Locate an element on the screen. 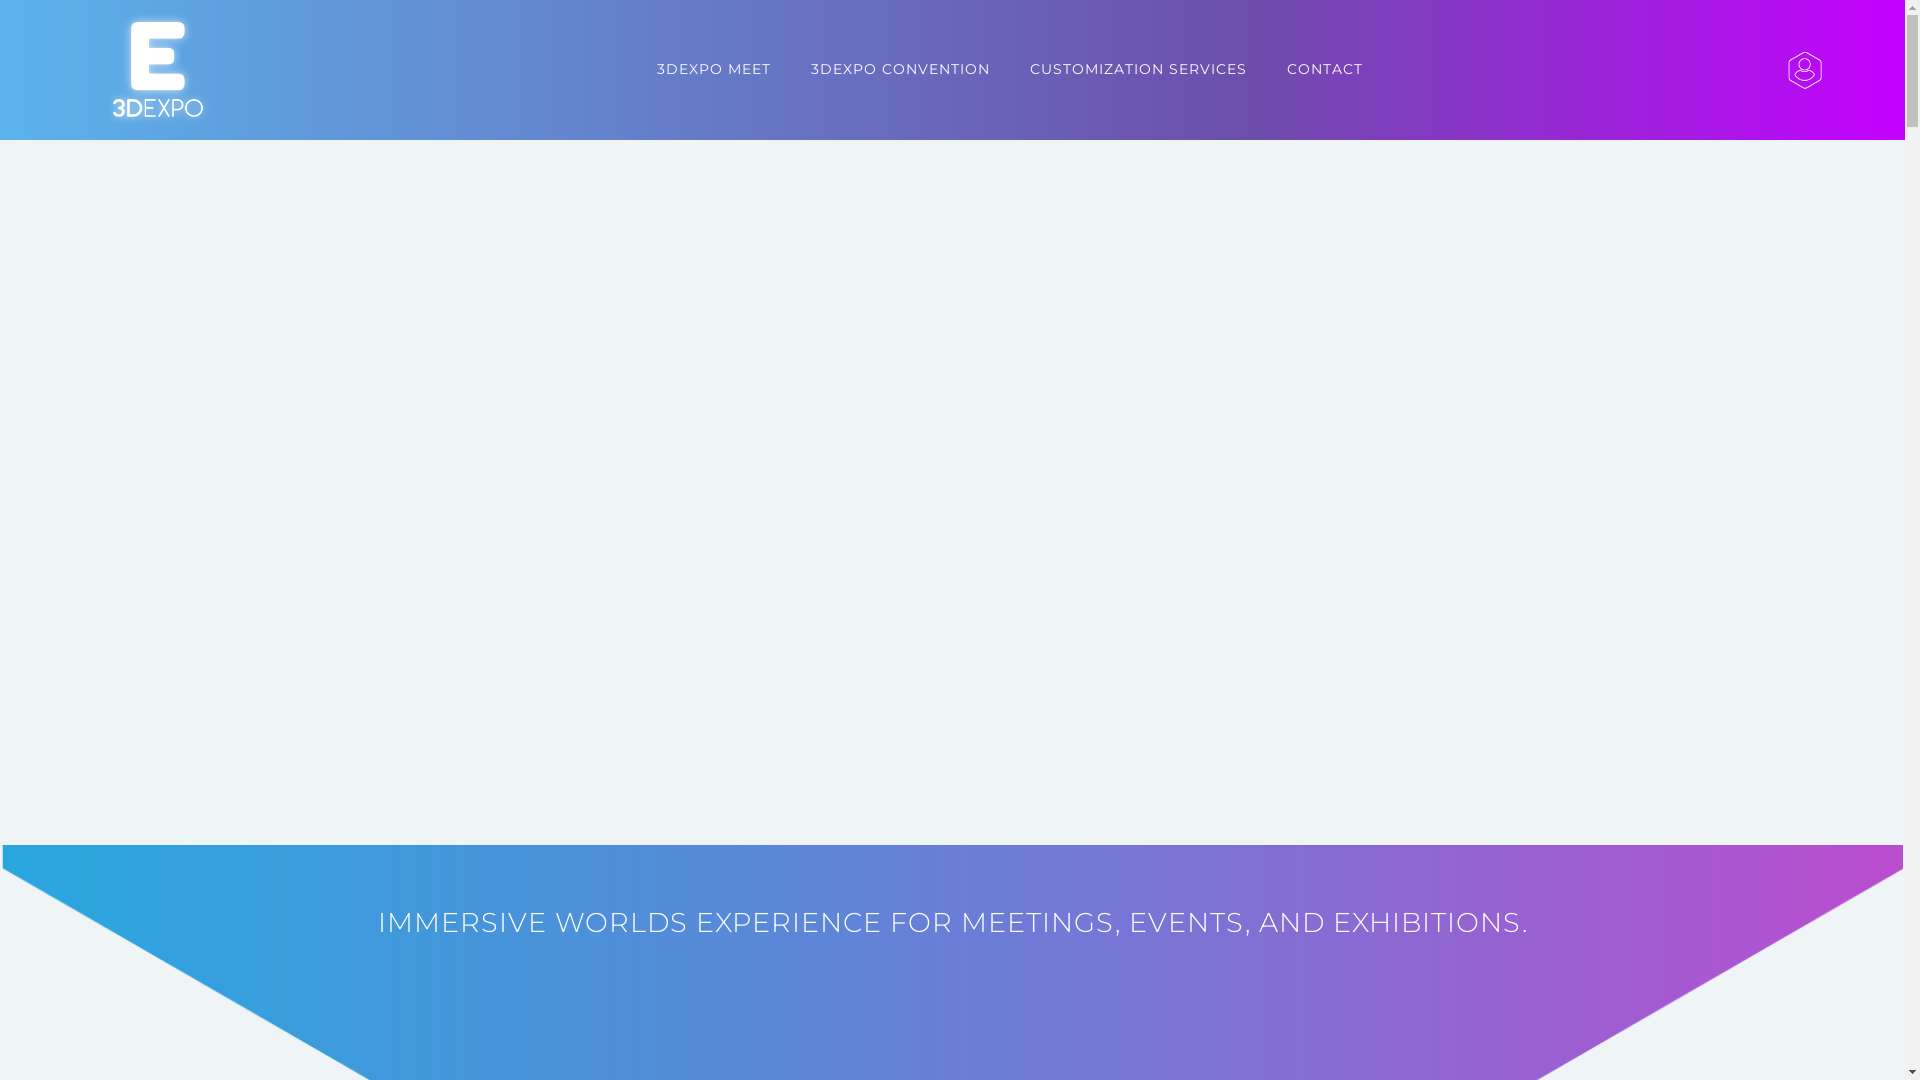  'CUSTOMIZATION SERVICES' is located at coordinates (1138, 68).